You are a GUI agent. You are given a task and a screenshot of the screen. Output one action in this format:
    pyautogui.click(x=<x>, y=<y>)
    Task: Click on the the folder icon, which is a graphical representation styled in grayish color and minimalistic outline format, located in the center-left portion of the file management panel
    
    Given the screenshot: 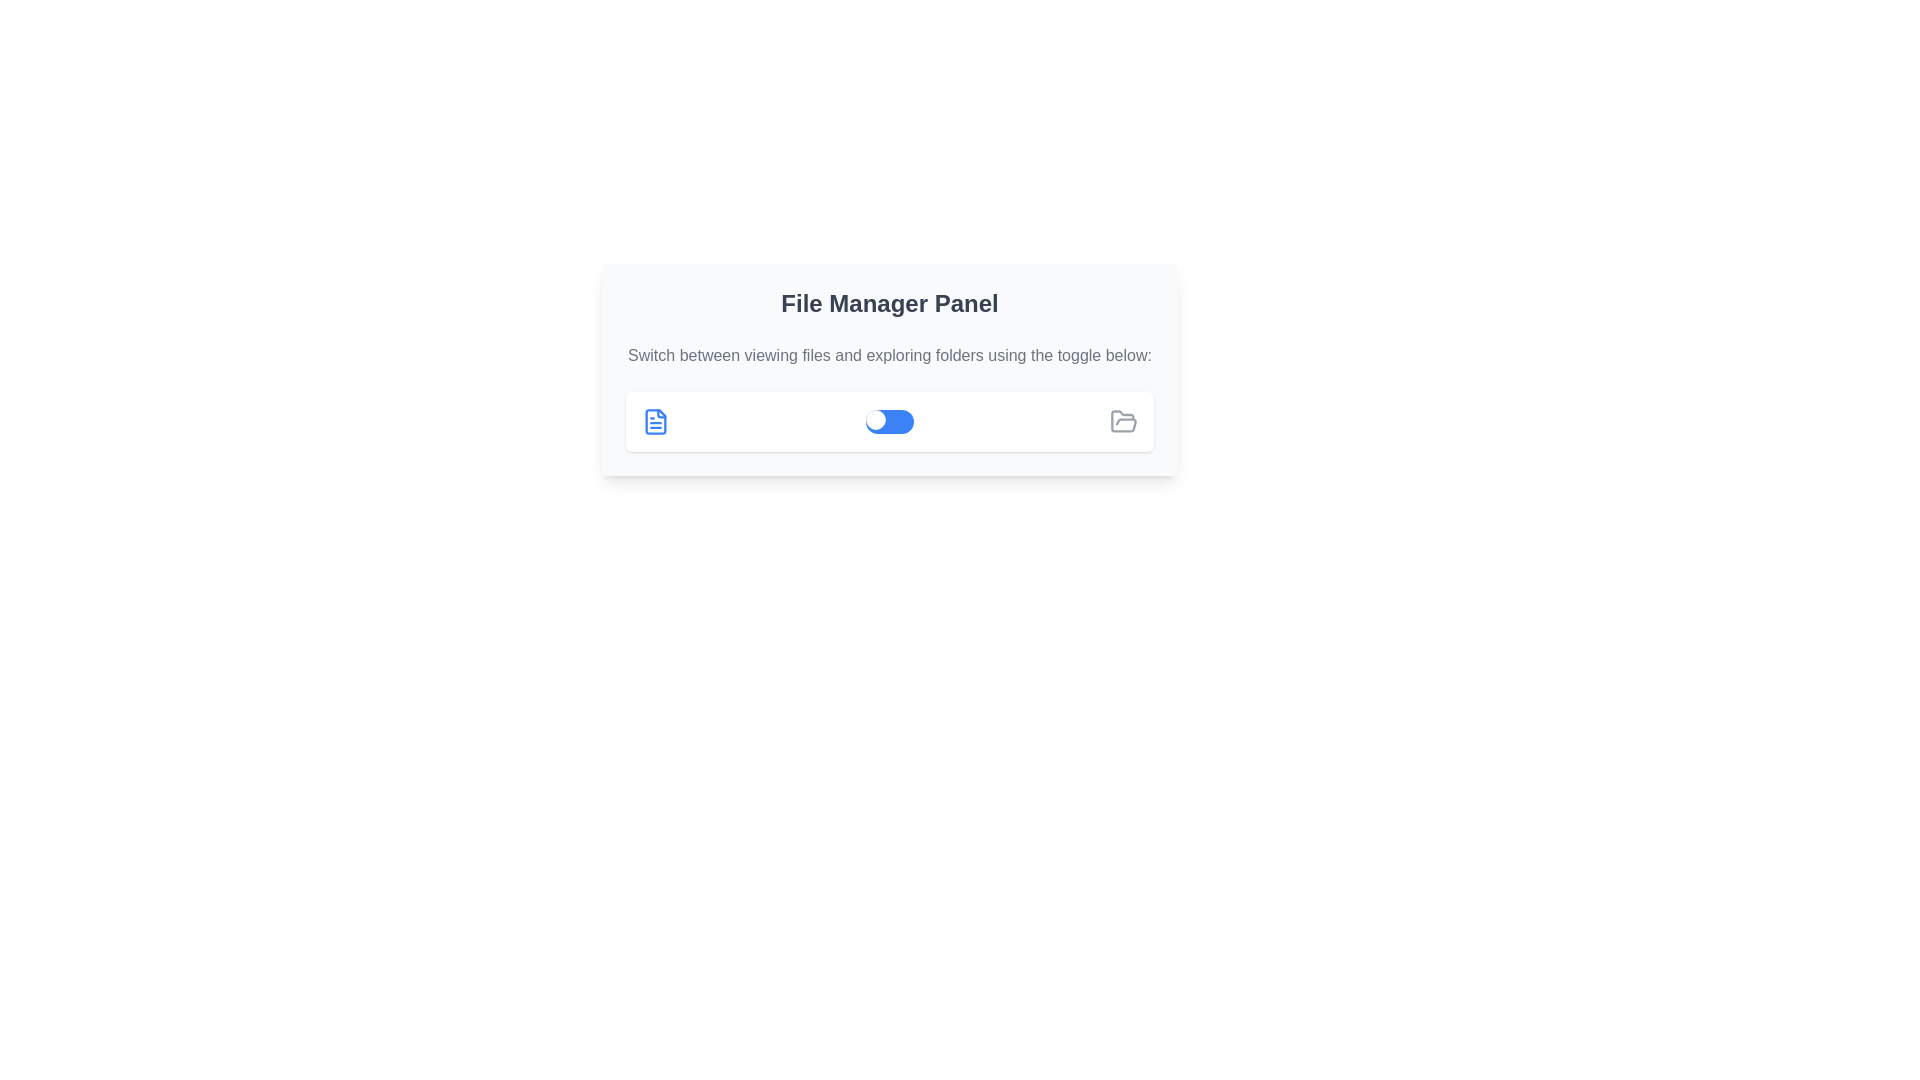 What is the action you would take?
    pyautogui.click(x=1123, y=420)
    